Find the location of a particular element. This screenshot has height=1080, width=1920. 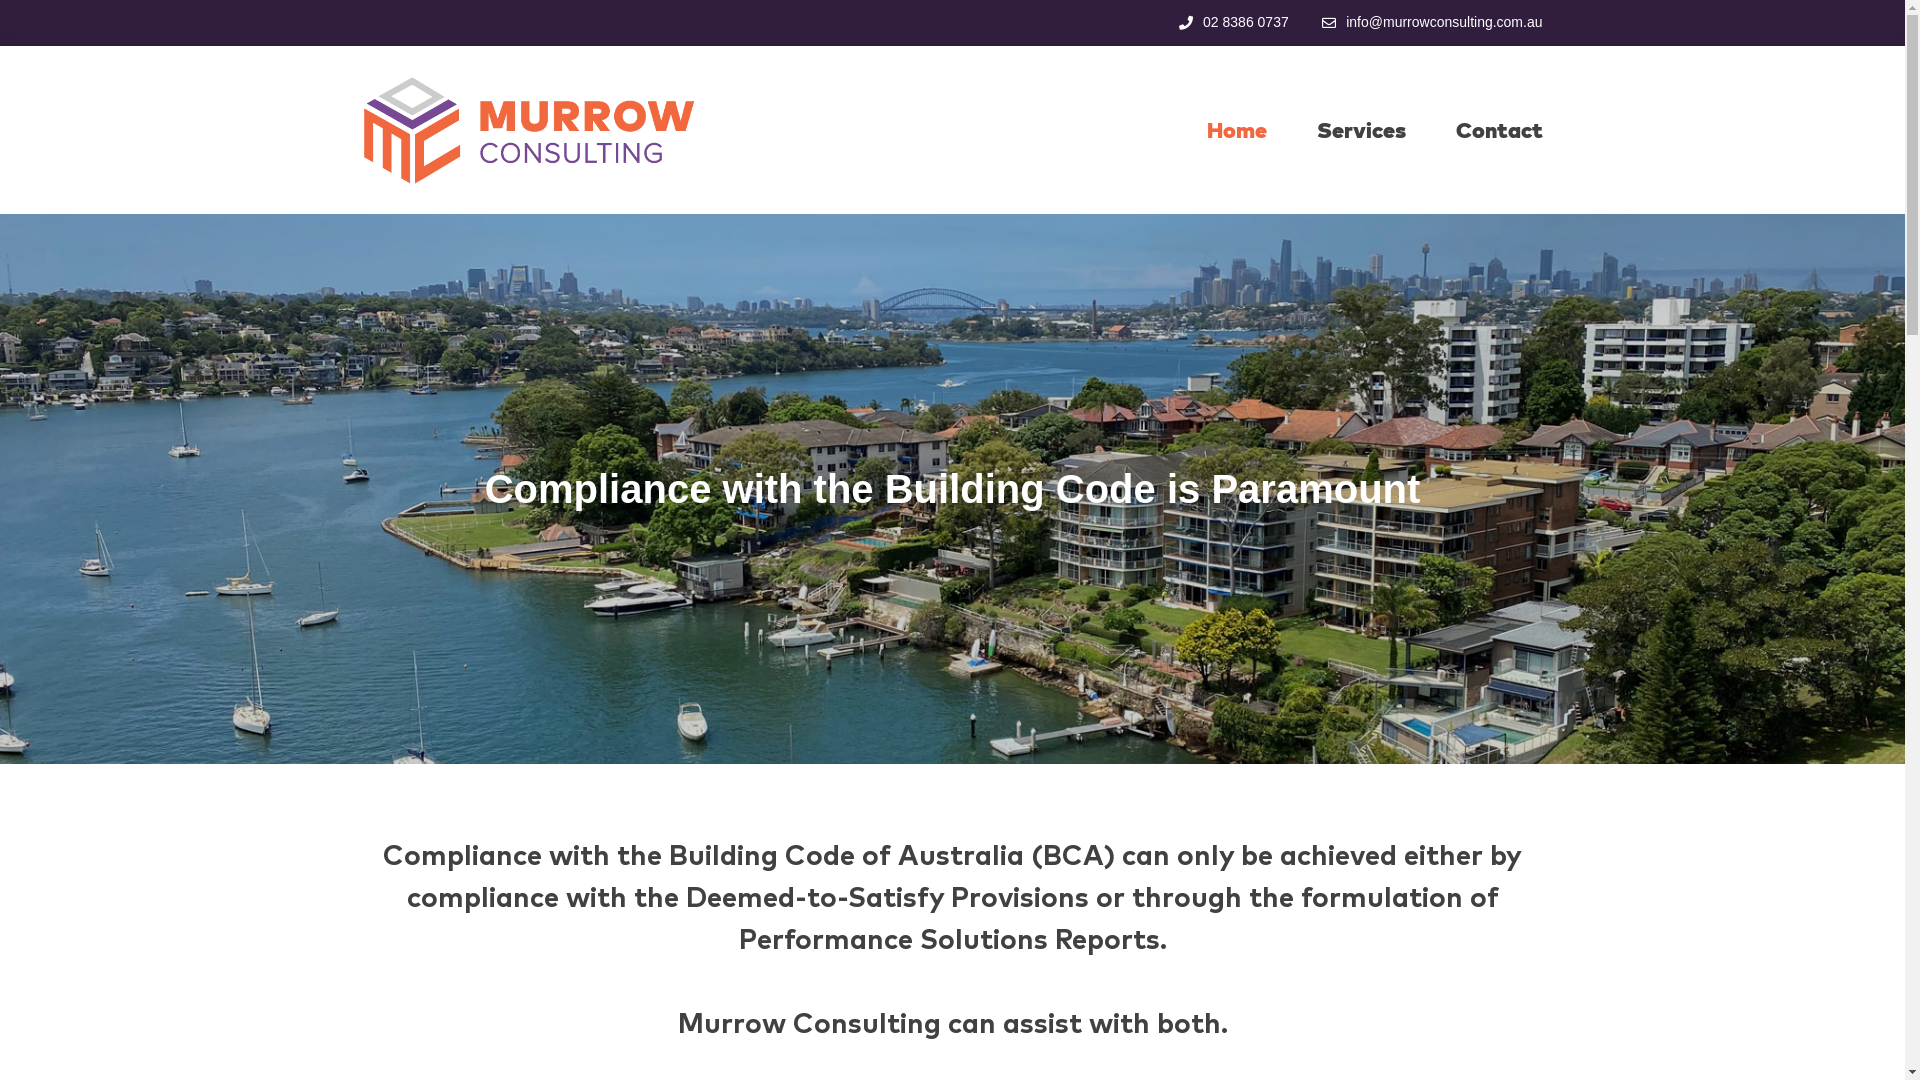

'info@murrowconsulting.com.au' is located at coordinates (1429, 23).